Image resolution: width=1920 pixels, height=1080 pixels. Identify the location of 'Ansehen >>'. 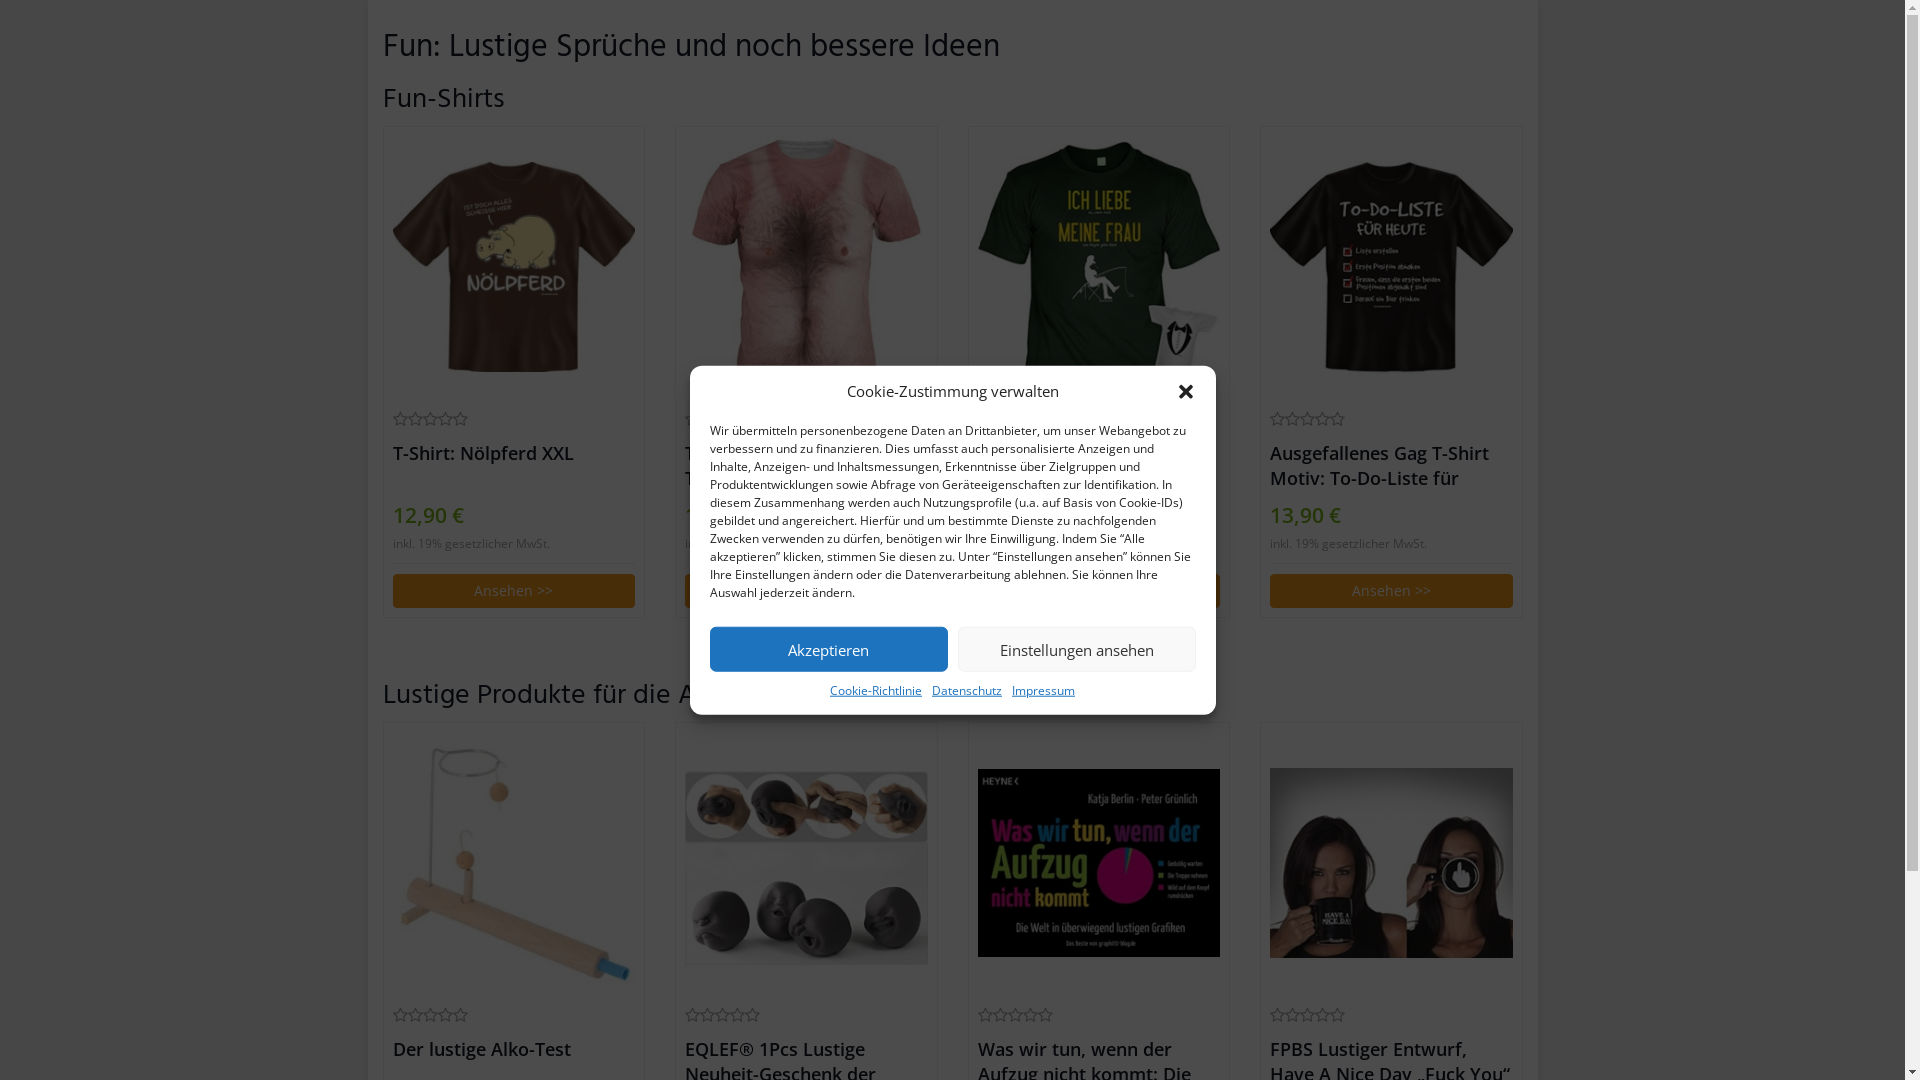
(1098, 589).